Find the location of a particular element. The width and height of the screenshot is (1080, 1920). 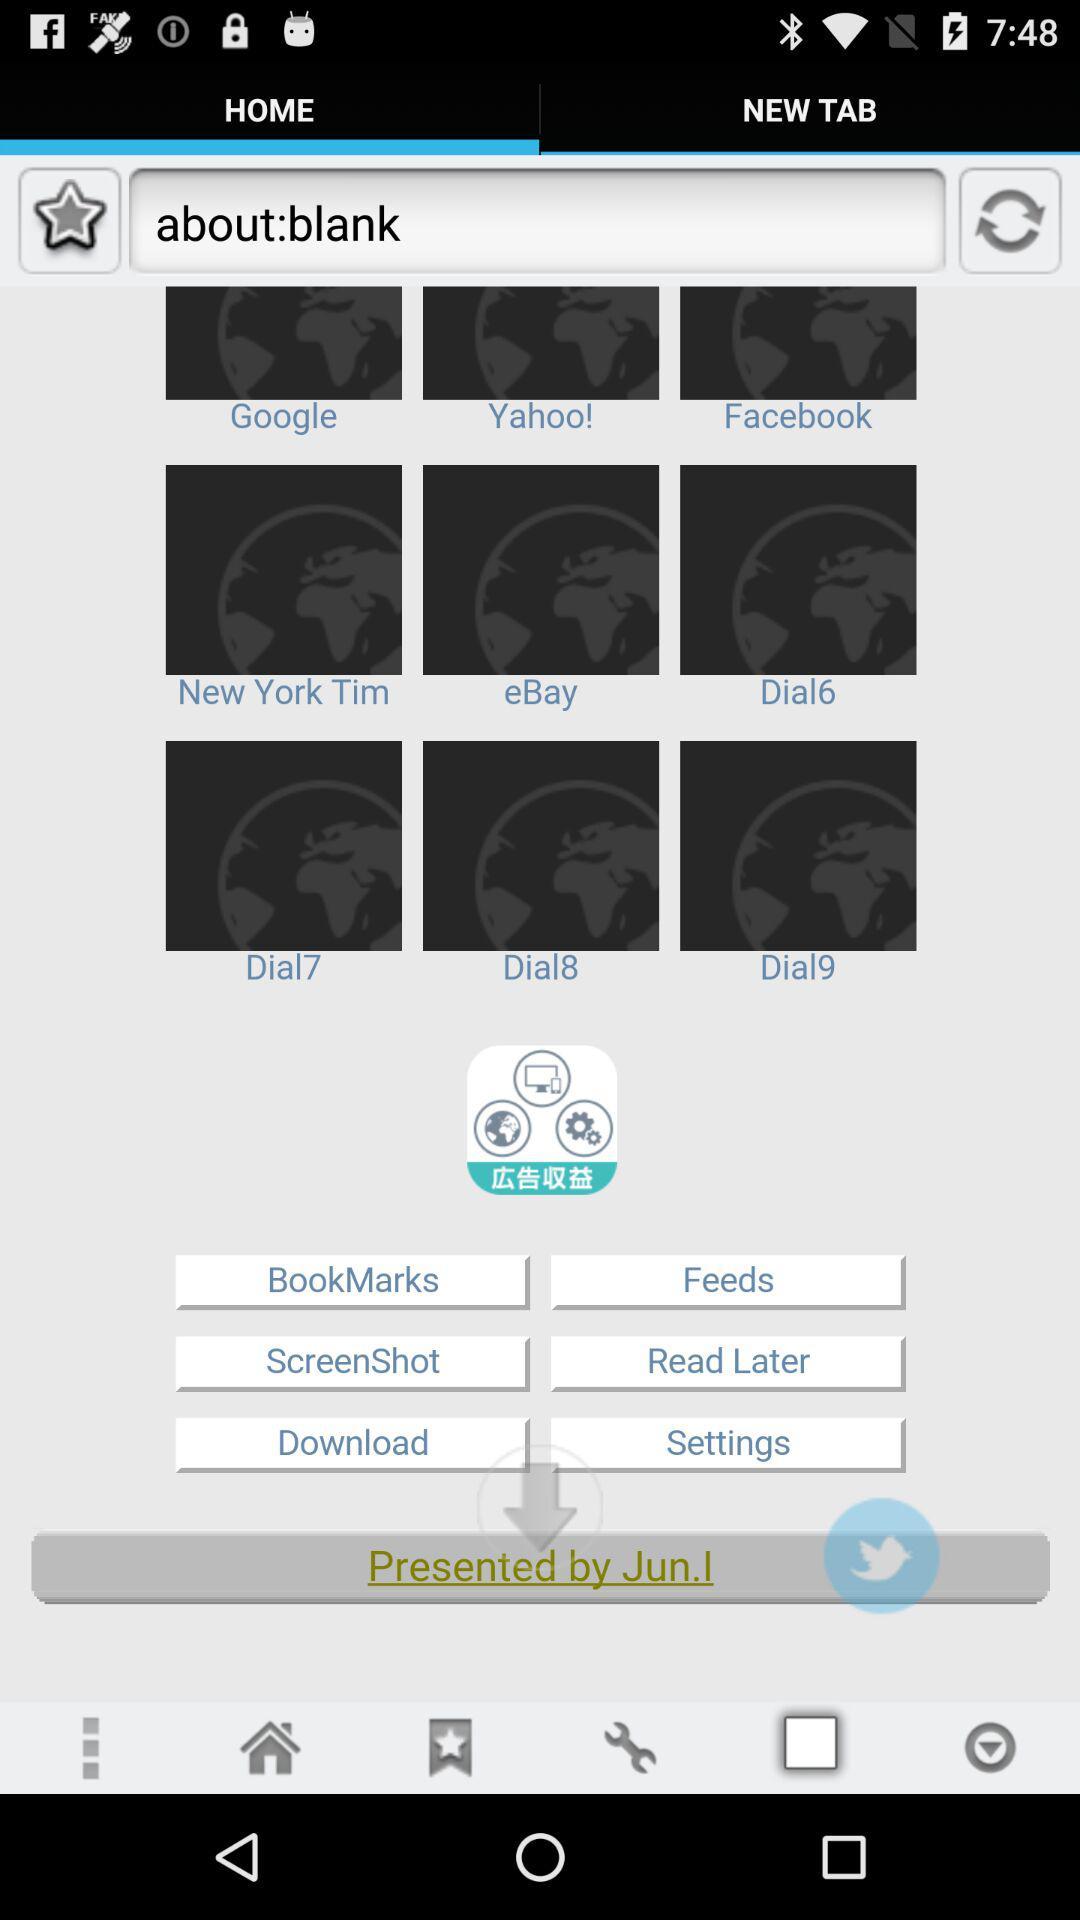

the more icon is located at coordinates (88, 1869).